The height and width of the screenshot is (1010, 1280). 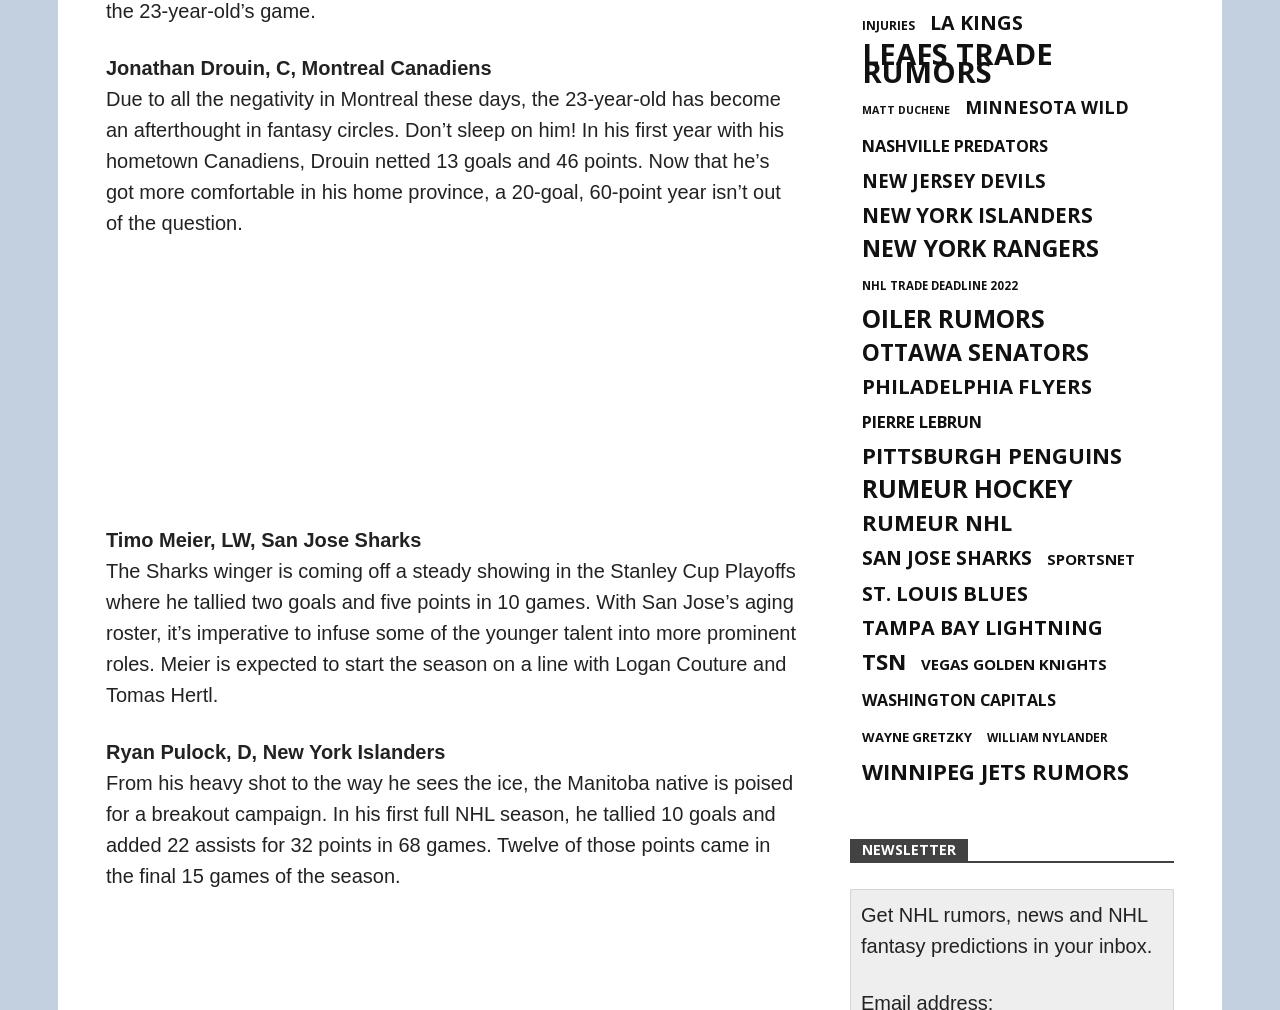 What do you see at coordinates (957, 699) in the screenshot?
I see `'Washington Capitals'` at bounding box center [957, 699].